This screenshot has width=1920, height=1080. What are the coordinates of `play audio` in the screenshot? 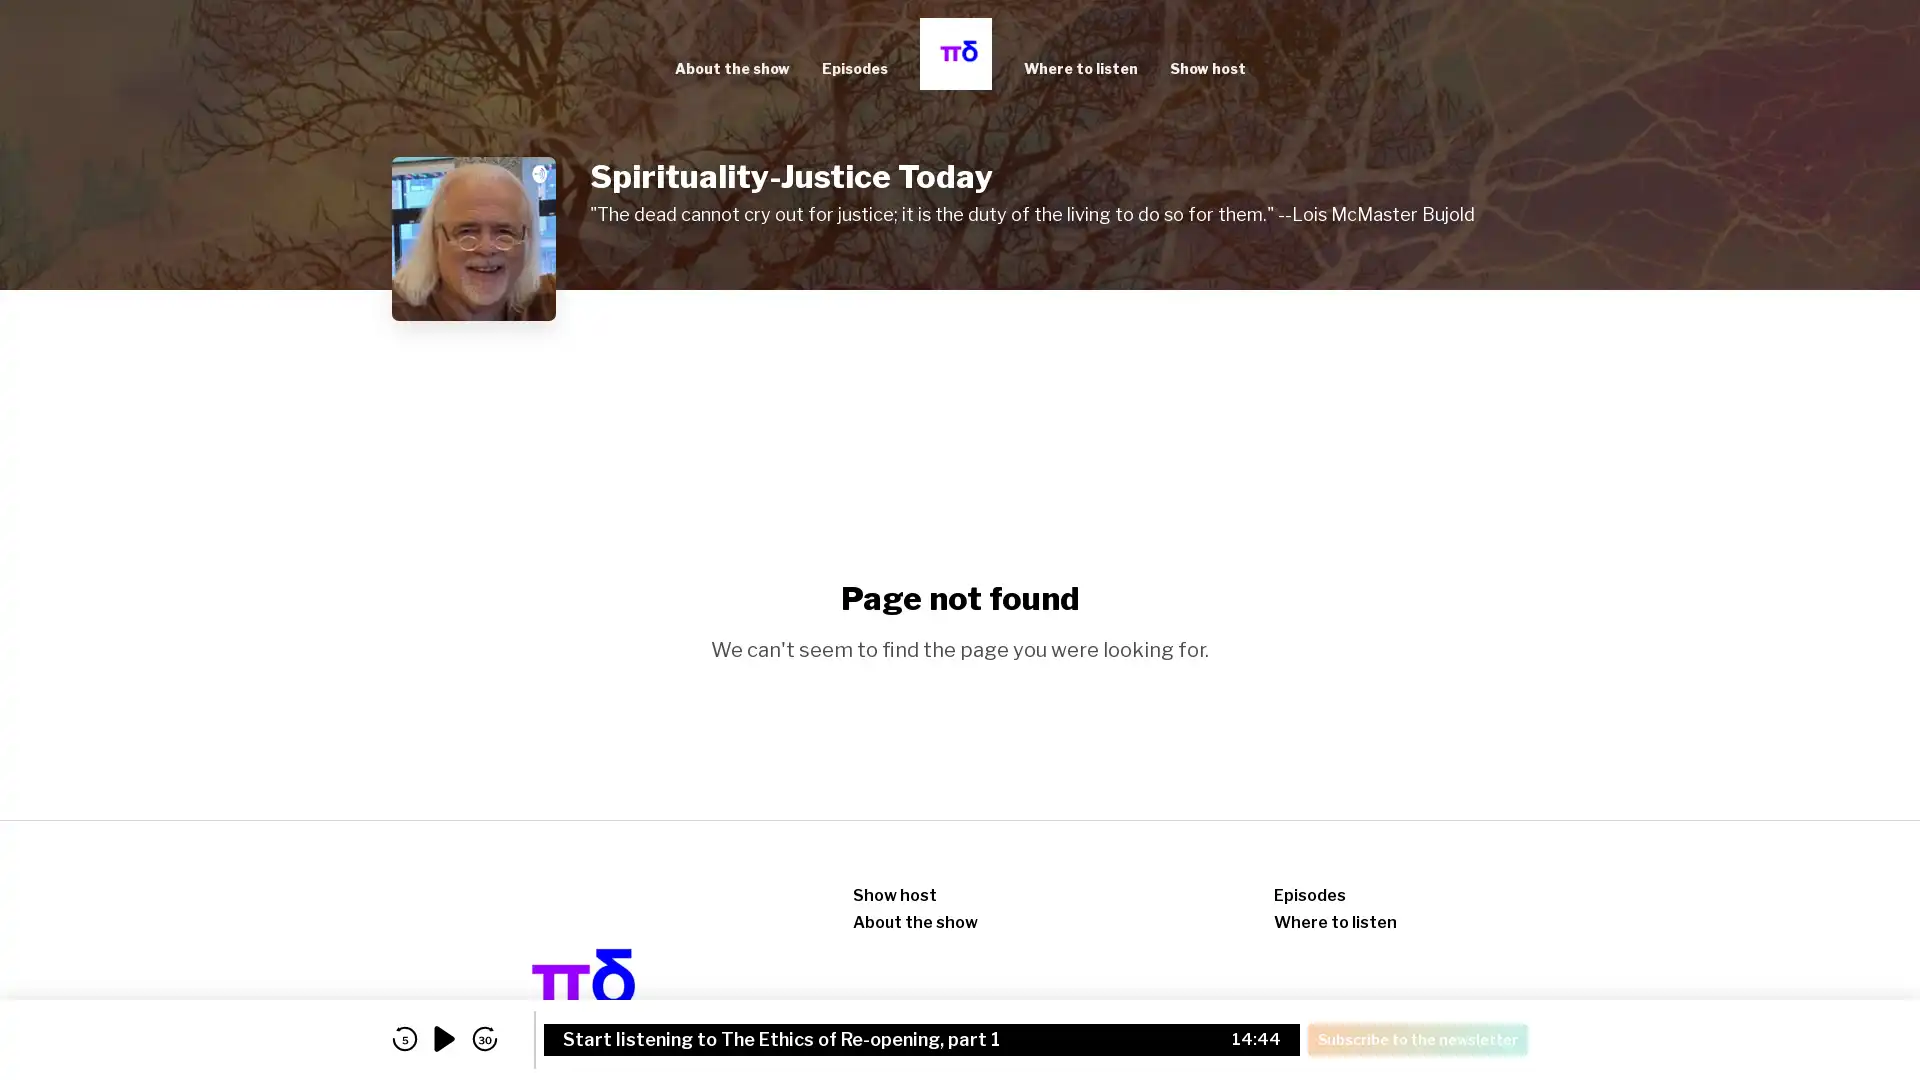 It's located at (444, 1038).